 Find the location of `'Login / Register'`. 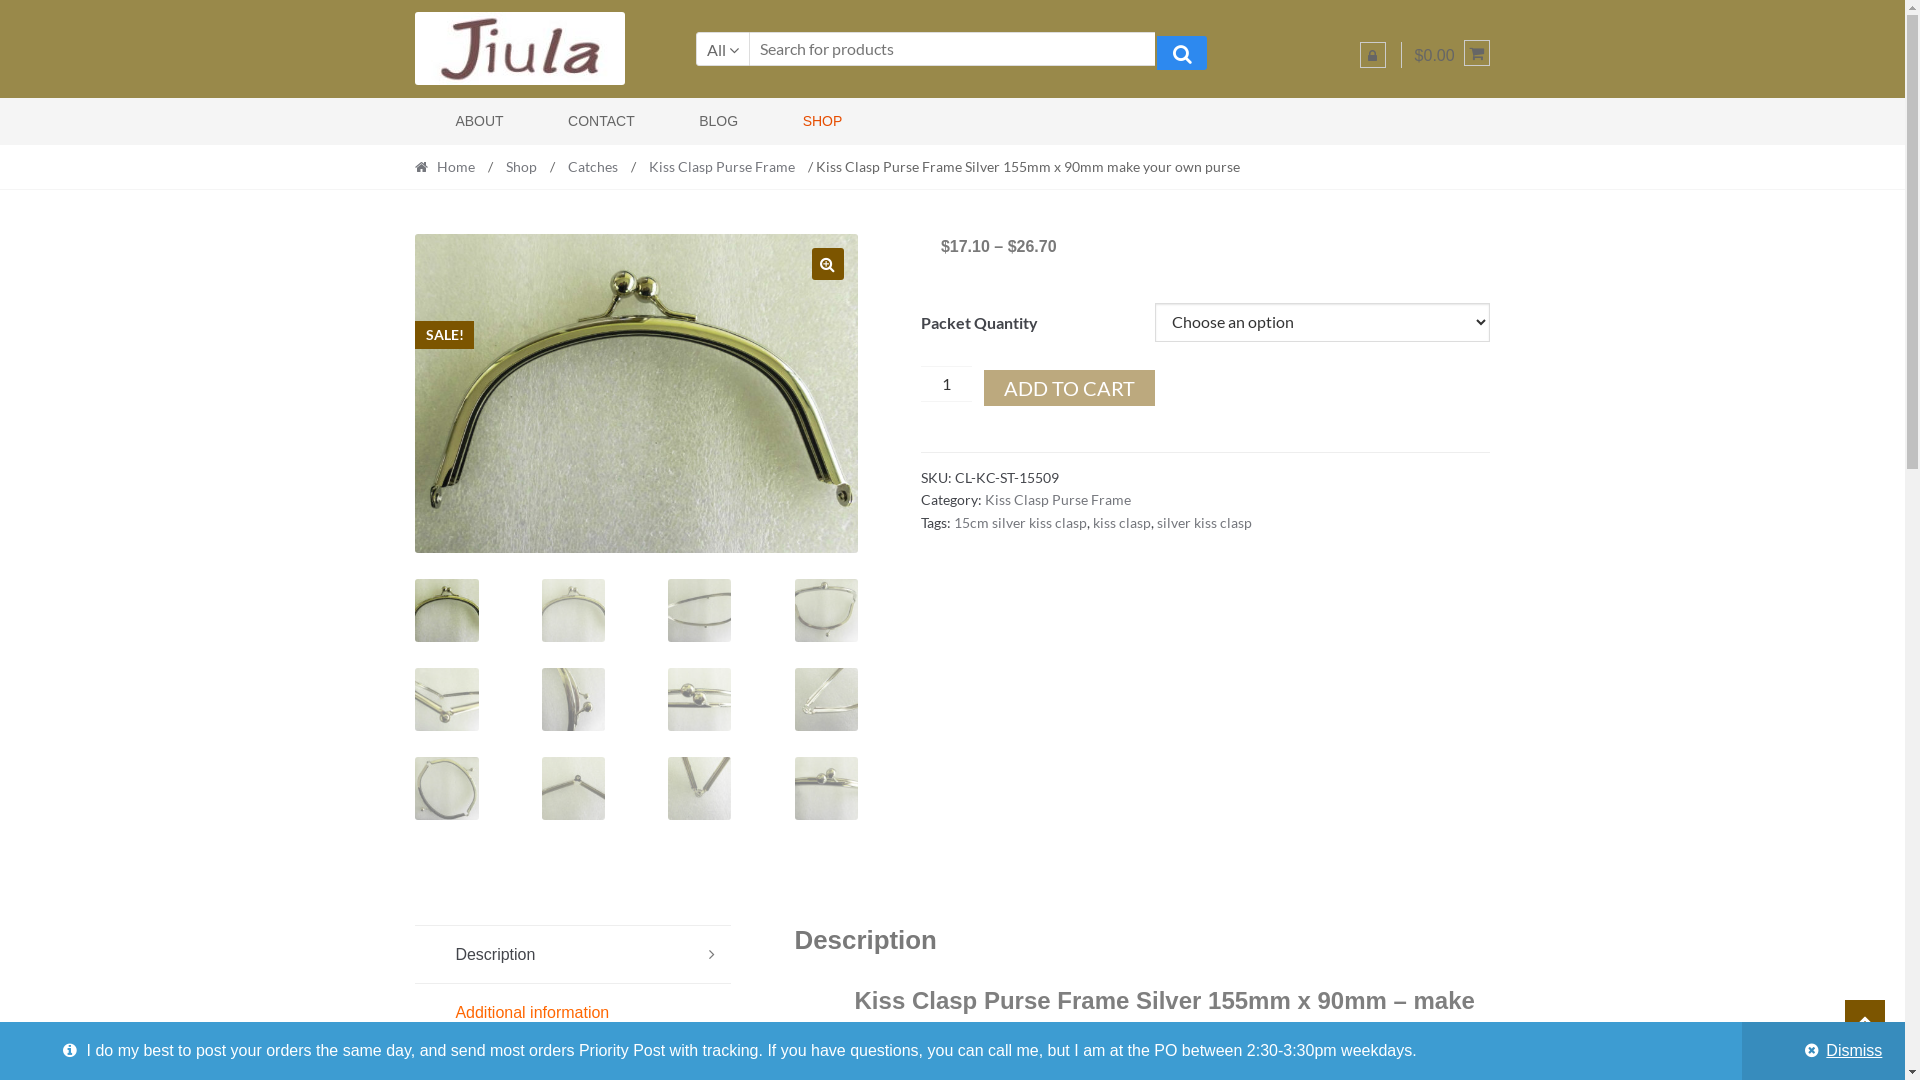

'Login / Register' is located at coordinates (1371, 53).